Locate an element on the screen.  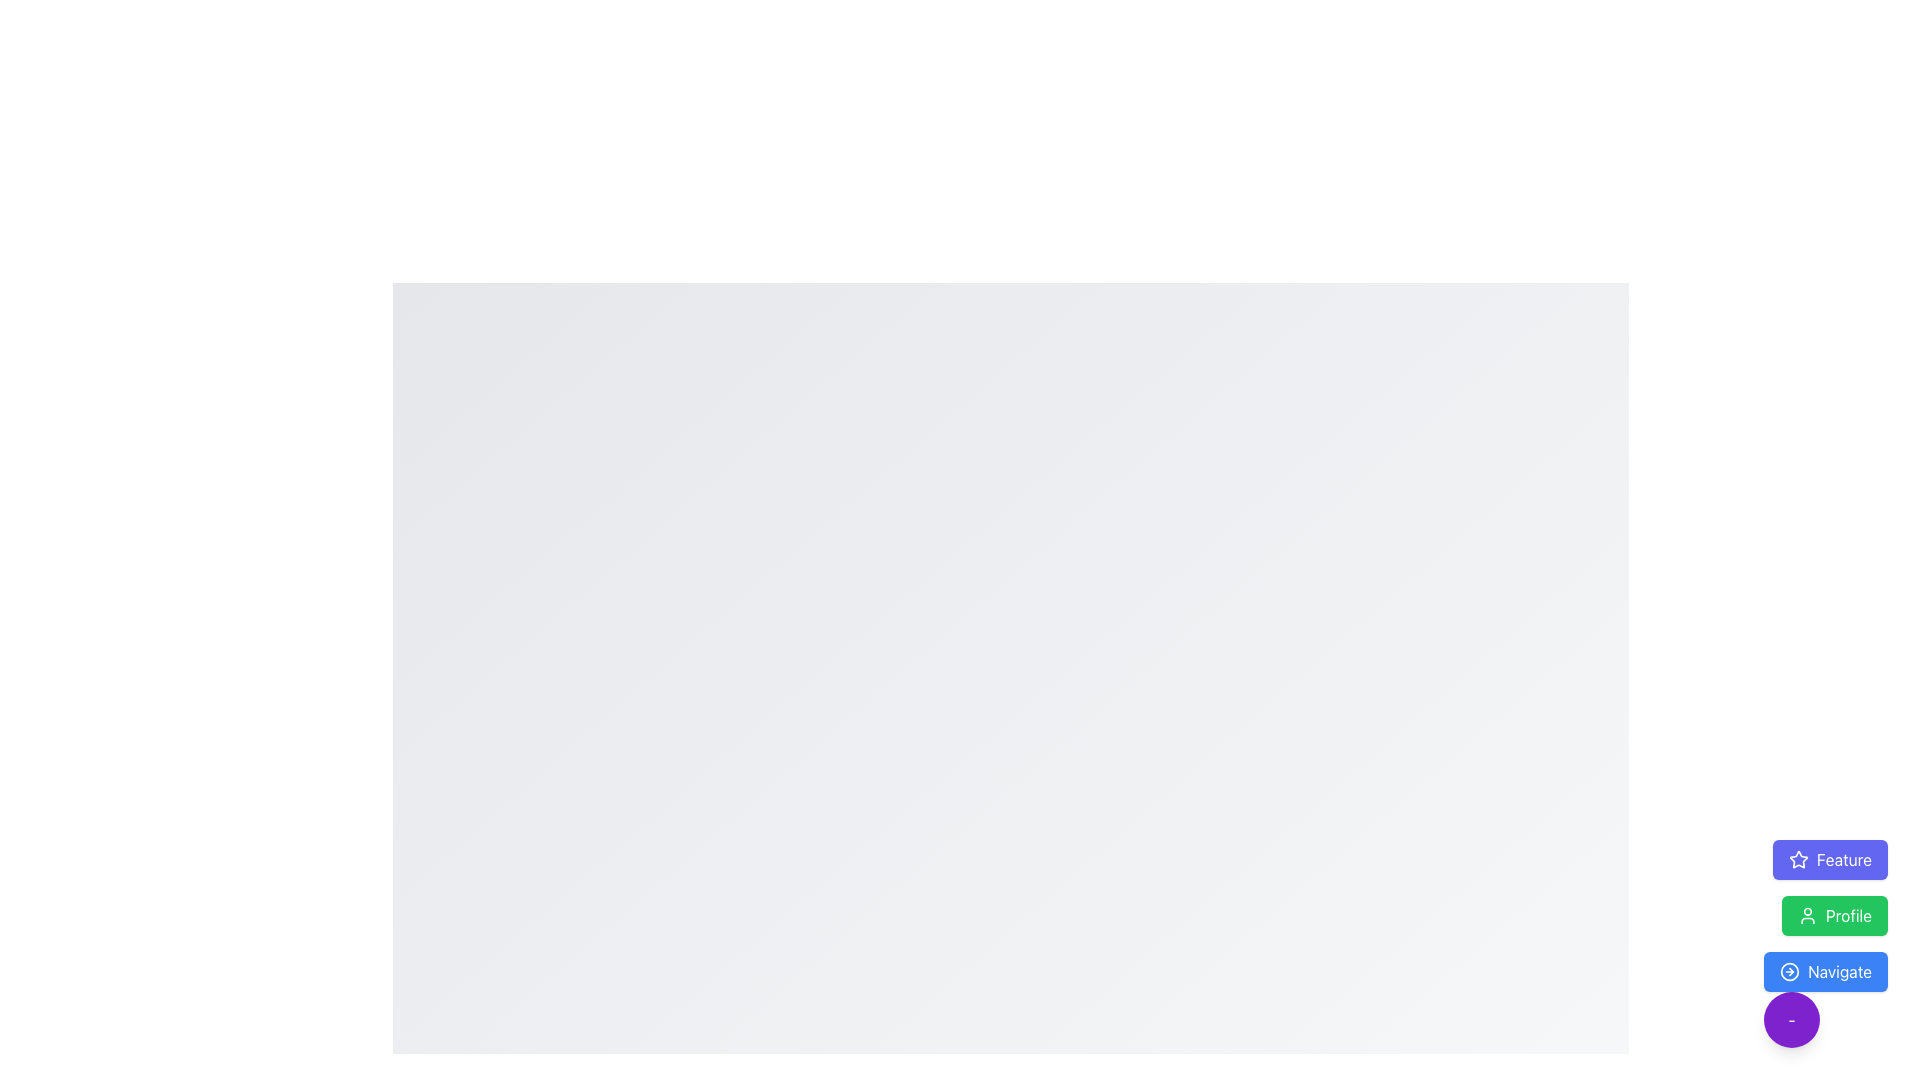
the circular SVG graphical element styled with a blue hue, which is part of the 'Navigate' button located in the bottom-right corner of the interface is located at coordinates (1790, 971).